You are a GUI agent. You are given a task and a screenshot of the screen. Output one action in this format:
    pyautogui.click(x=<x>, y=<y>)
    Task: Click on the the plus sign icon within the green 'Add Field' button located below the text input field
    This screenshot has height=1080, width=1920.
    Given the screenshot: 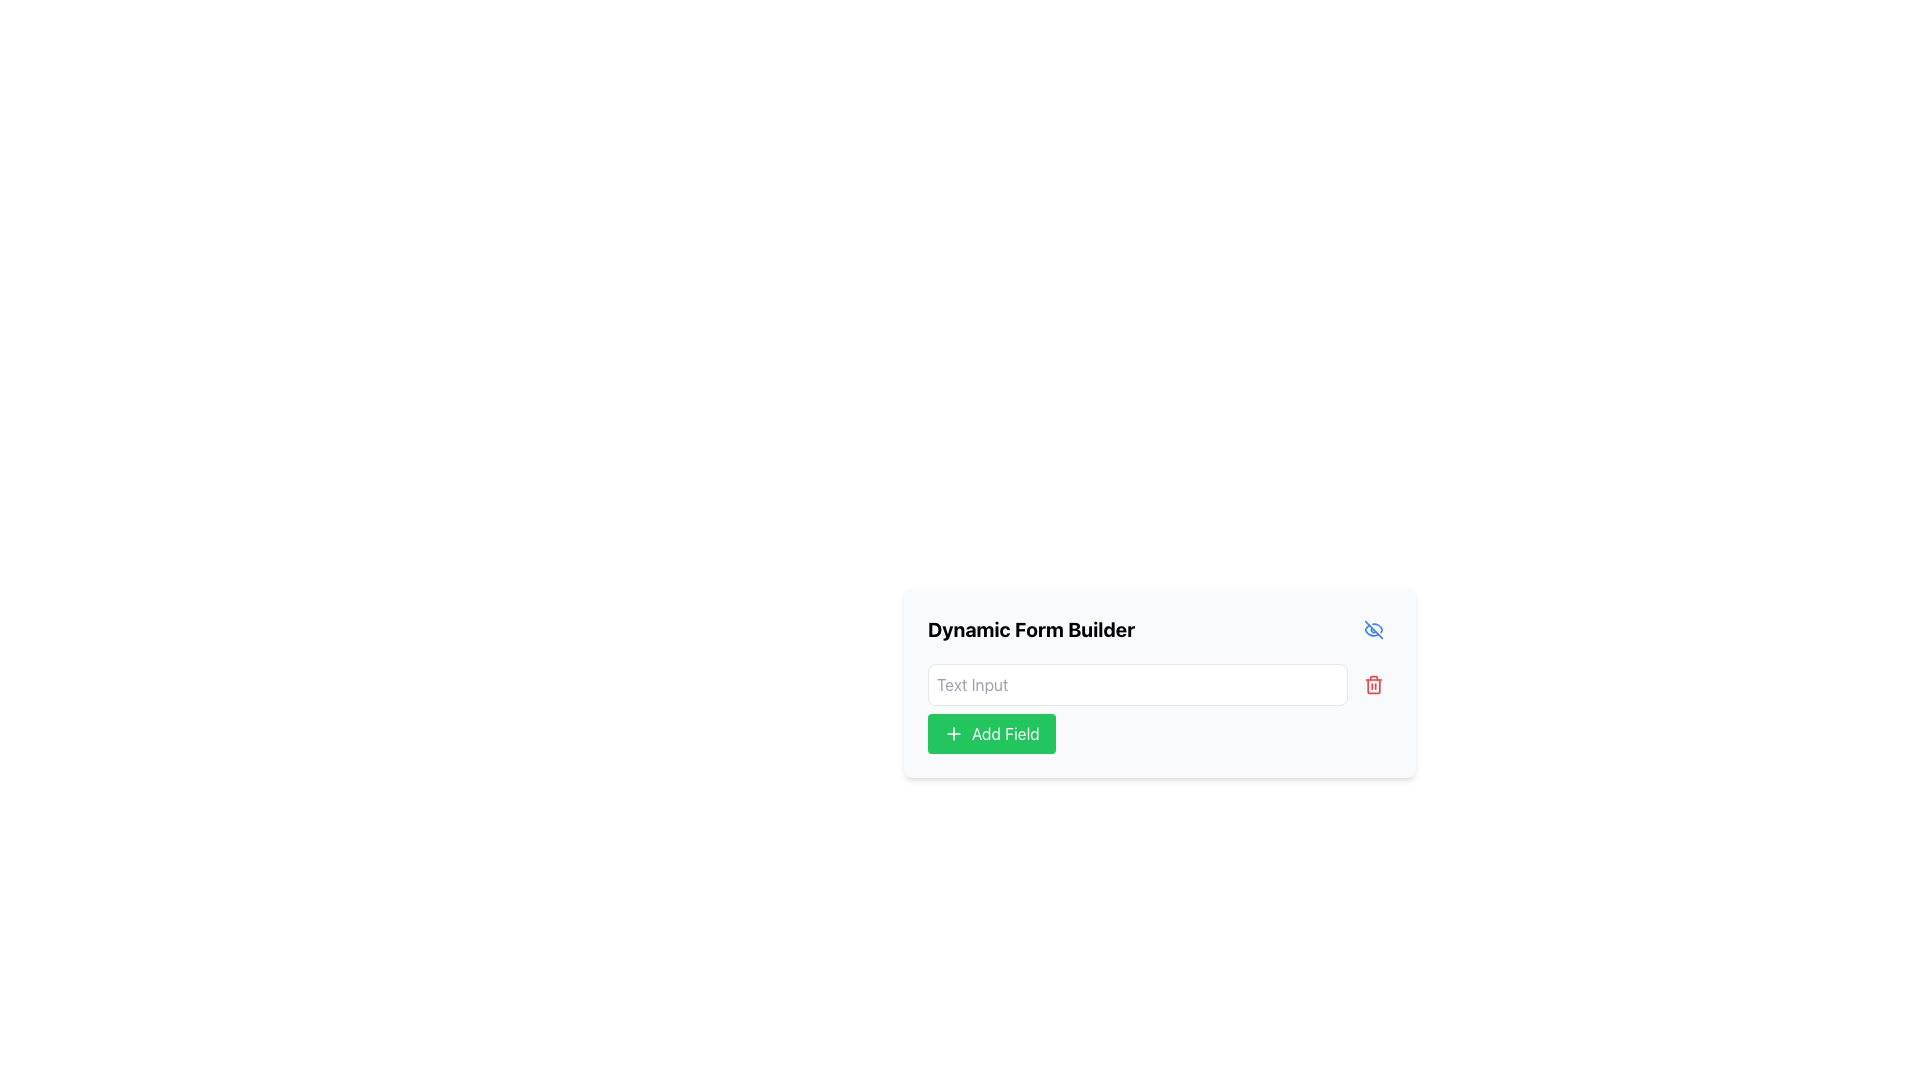 What is the action you would take?
    pyautogui.click(x=953, y=733)
    